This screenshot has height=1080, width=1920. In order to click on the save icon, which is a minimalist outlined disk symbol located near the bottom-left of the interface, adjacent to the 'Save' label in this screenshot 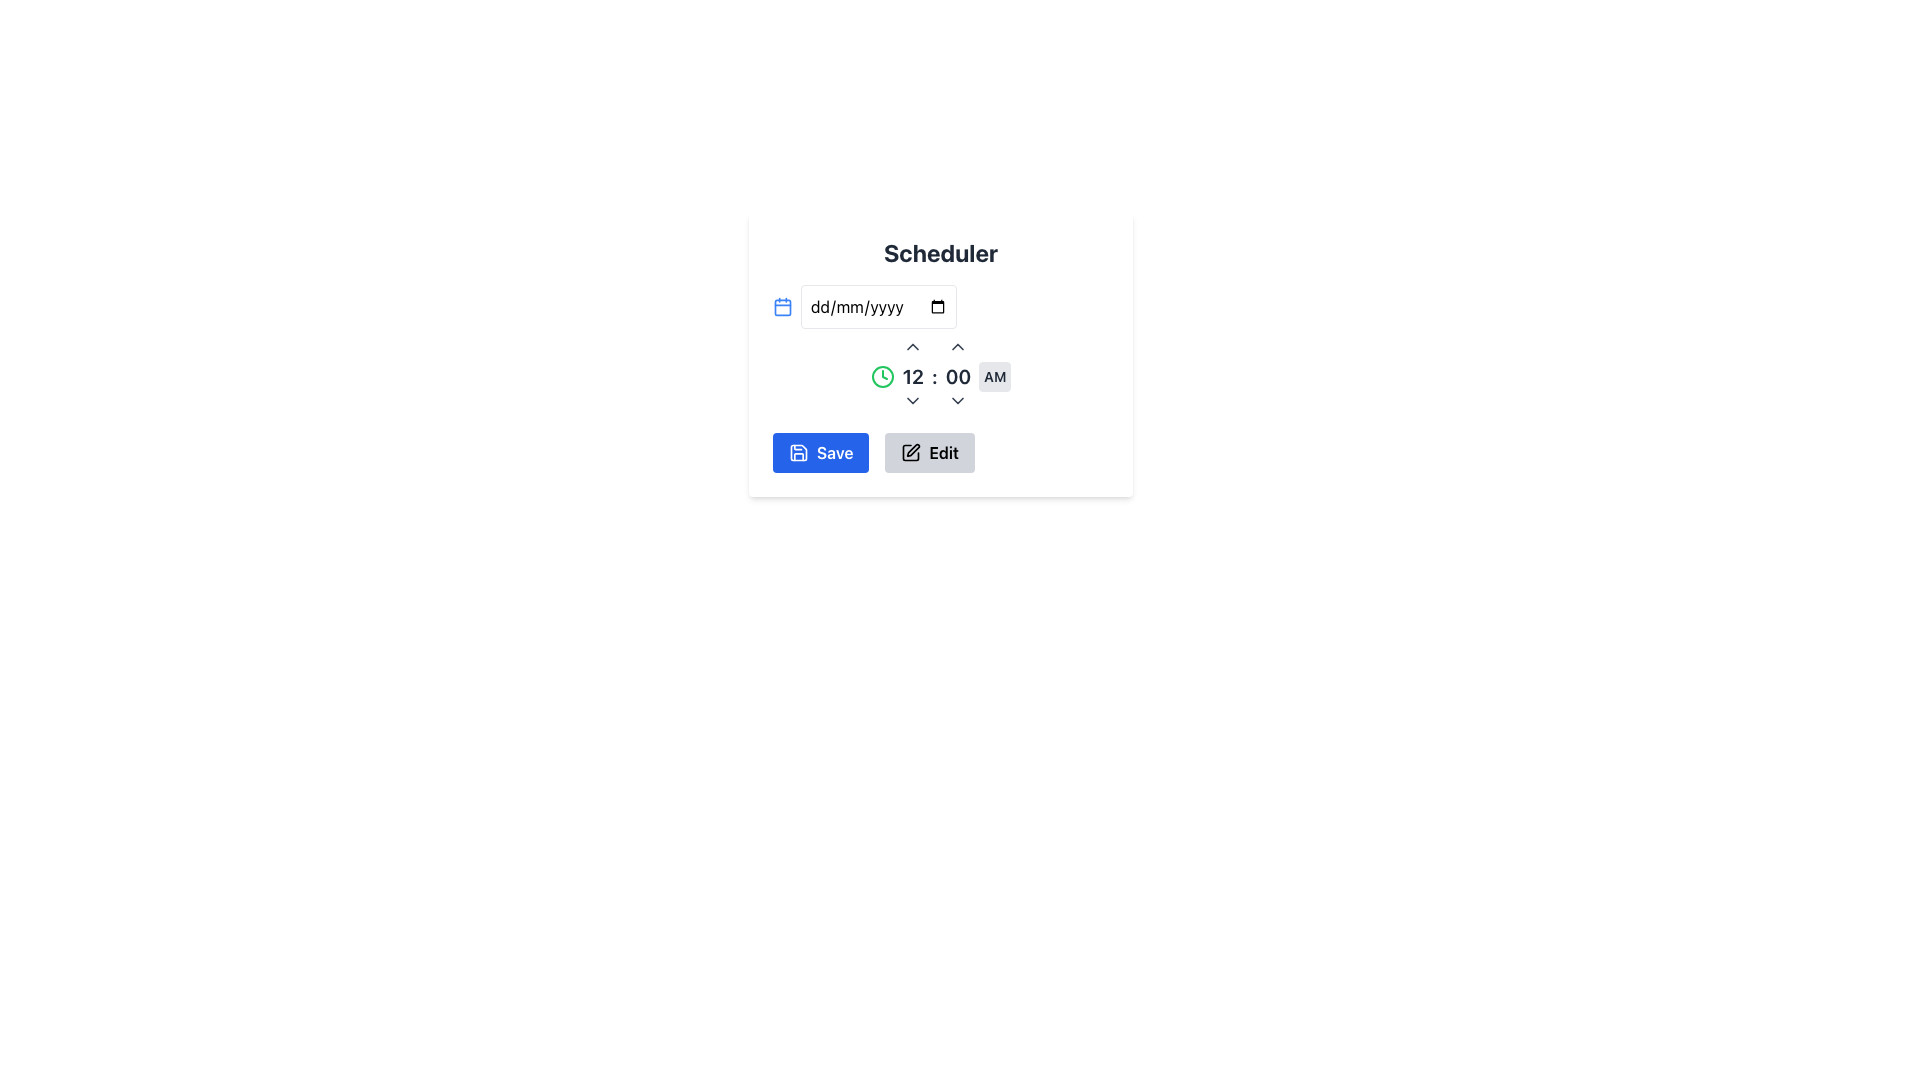, I will do `click(797, 452)`.